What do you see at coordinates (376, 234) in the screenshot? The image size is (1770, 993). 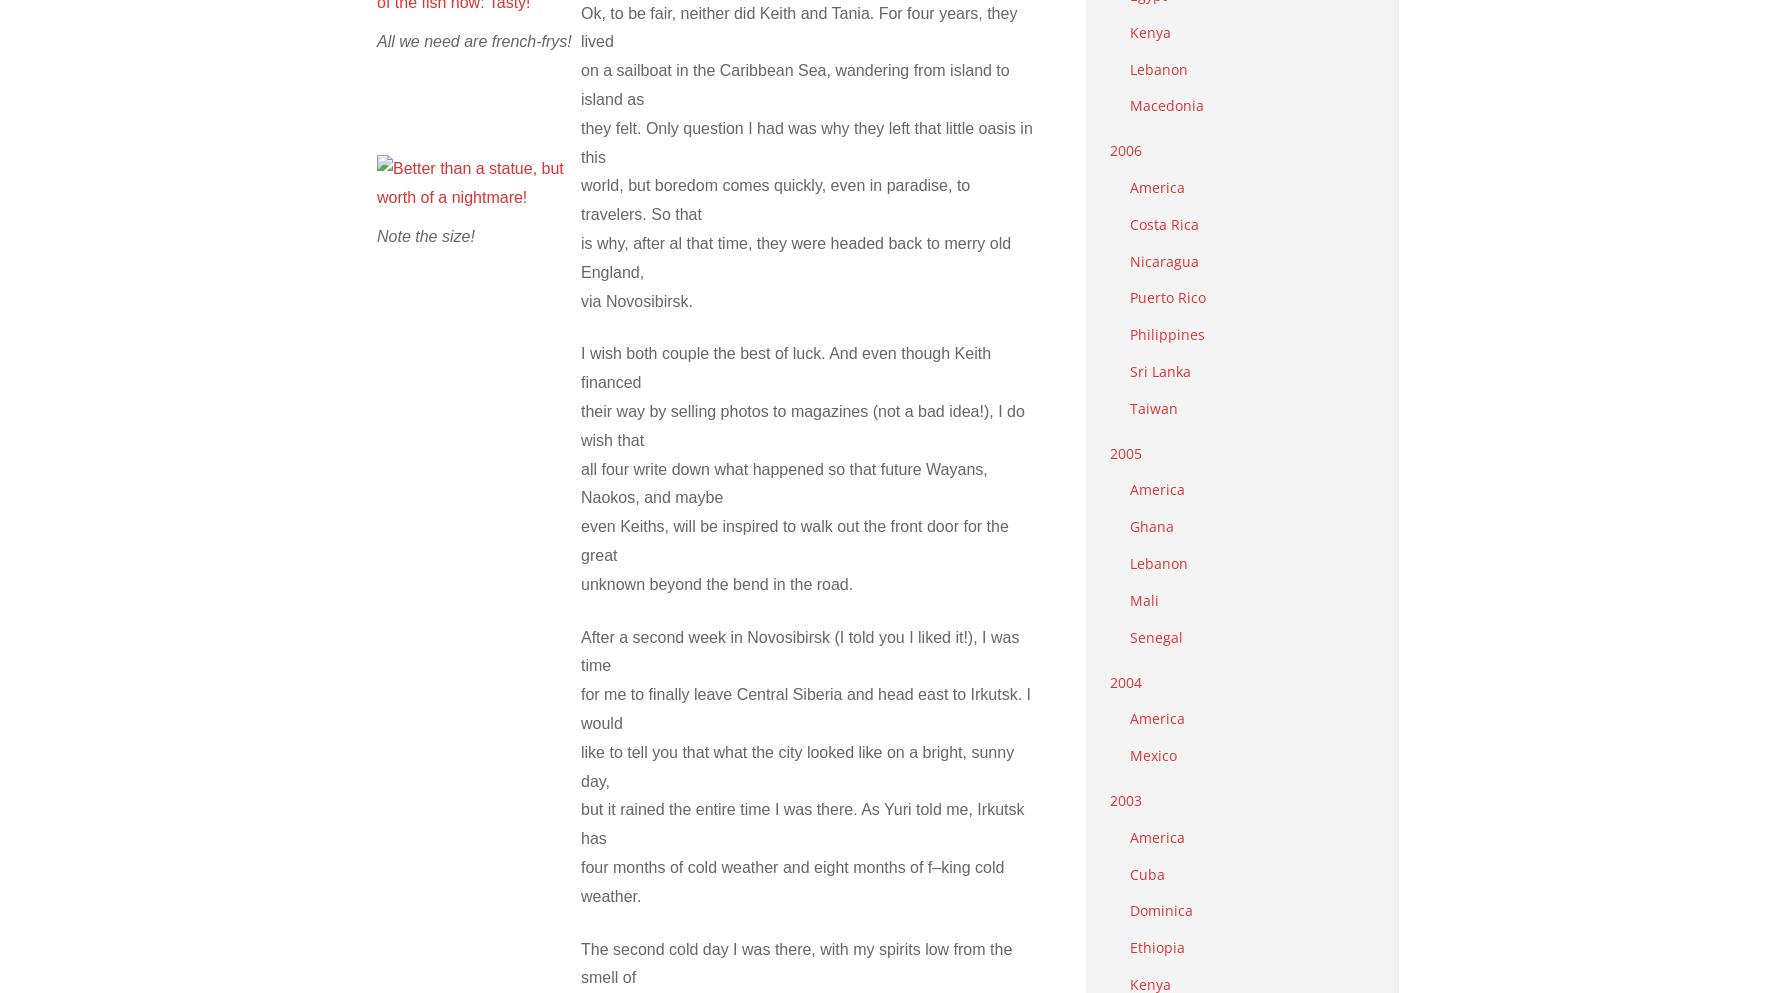 I see `'Note the size!'` at bounding box center [376, 234].